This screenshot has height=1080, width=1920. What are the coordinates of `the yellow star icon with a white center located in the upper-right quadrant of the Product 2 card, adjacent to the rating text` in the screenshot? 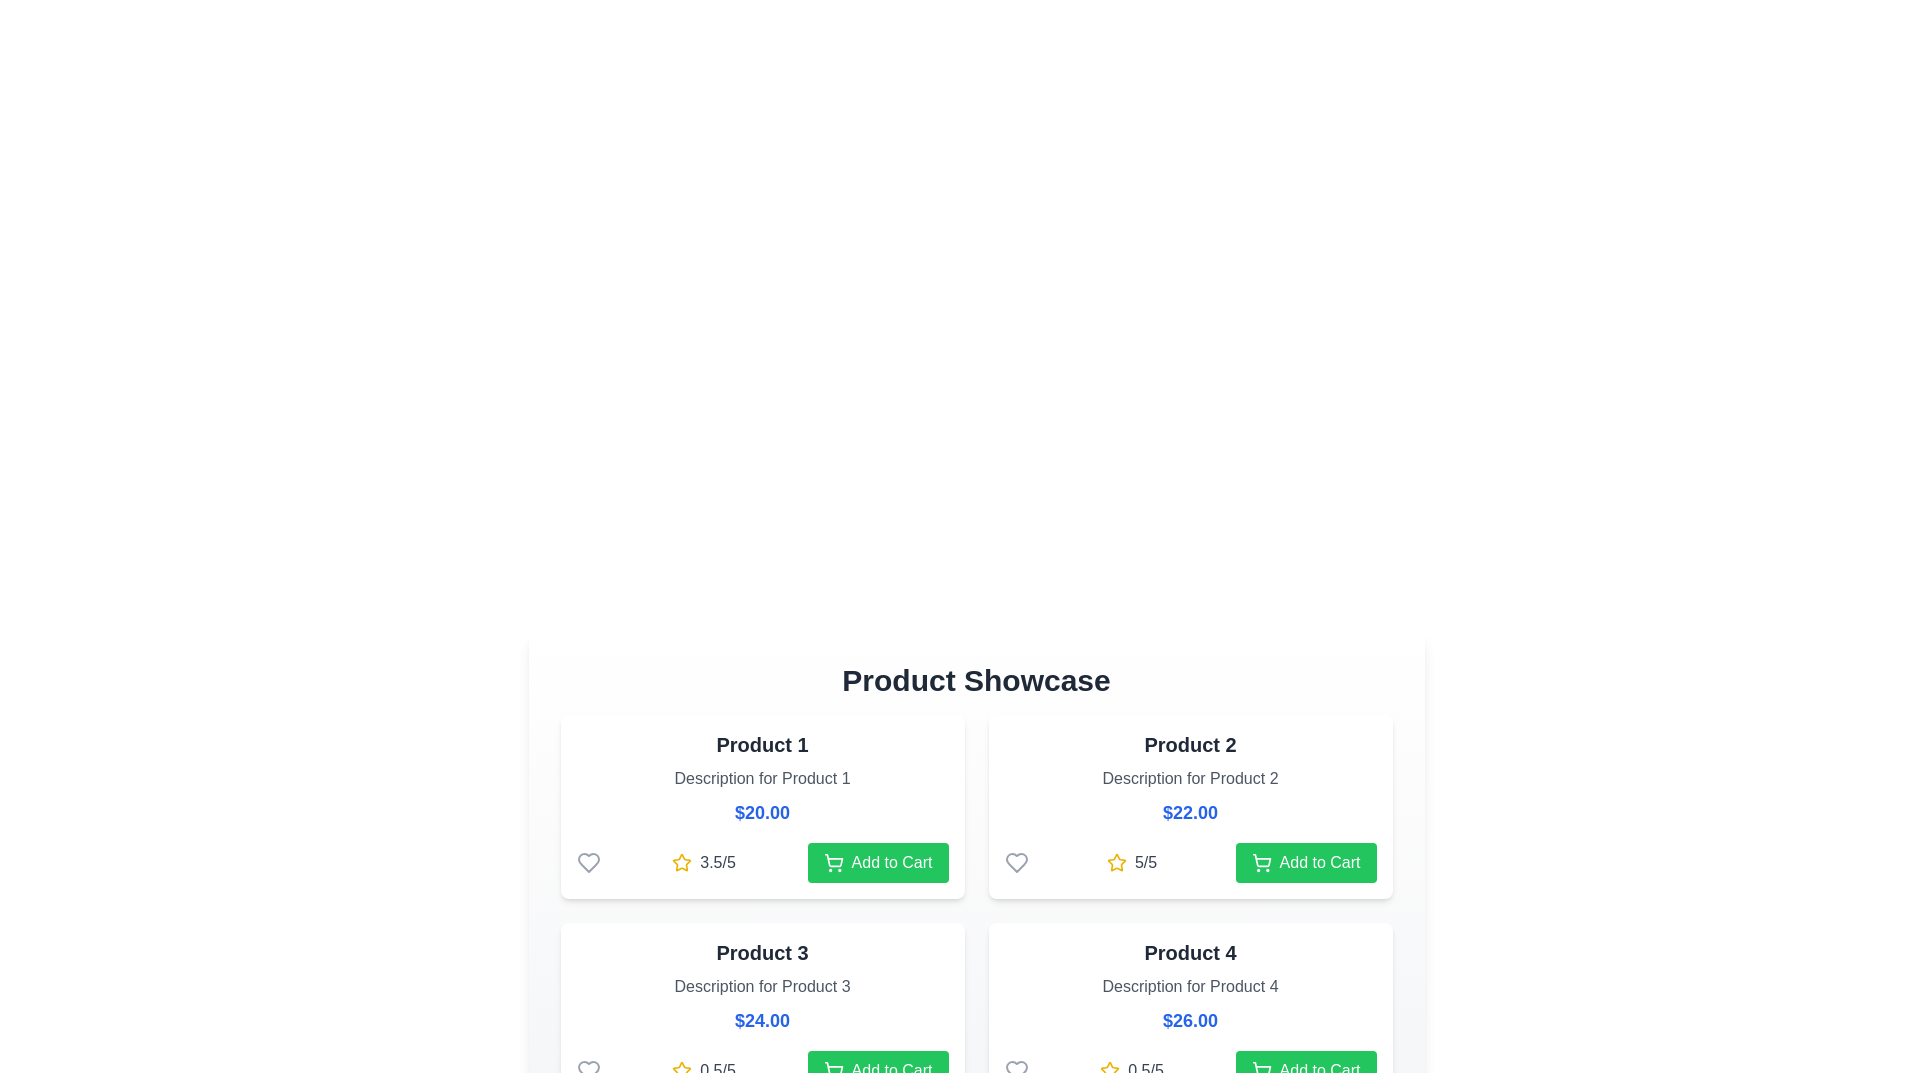 It's located at (682, 861).